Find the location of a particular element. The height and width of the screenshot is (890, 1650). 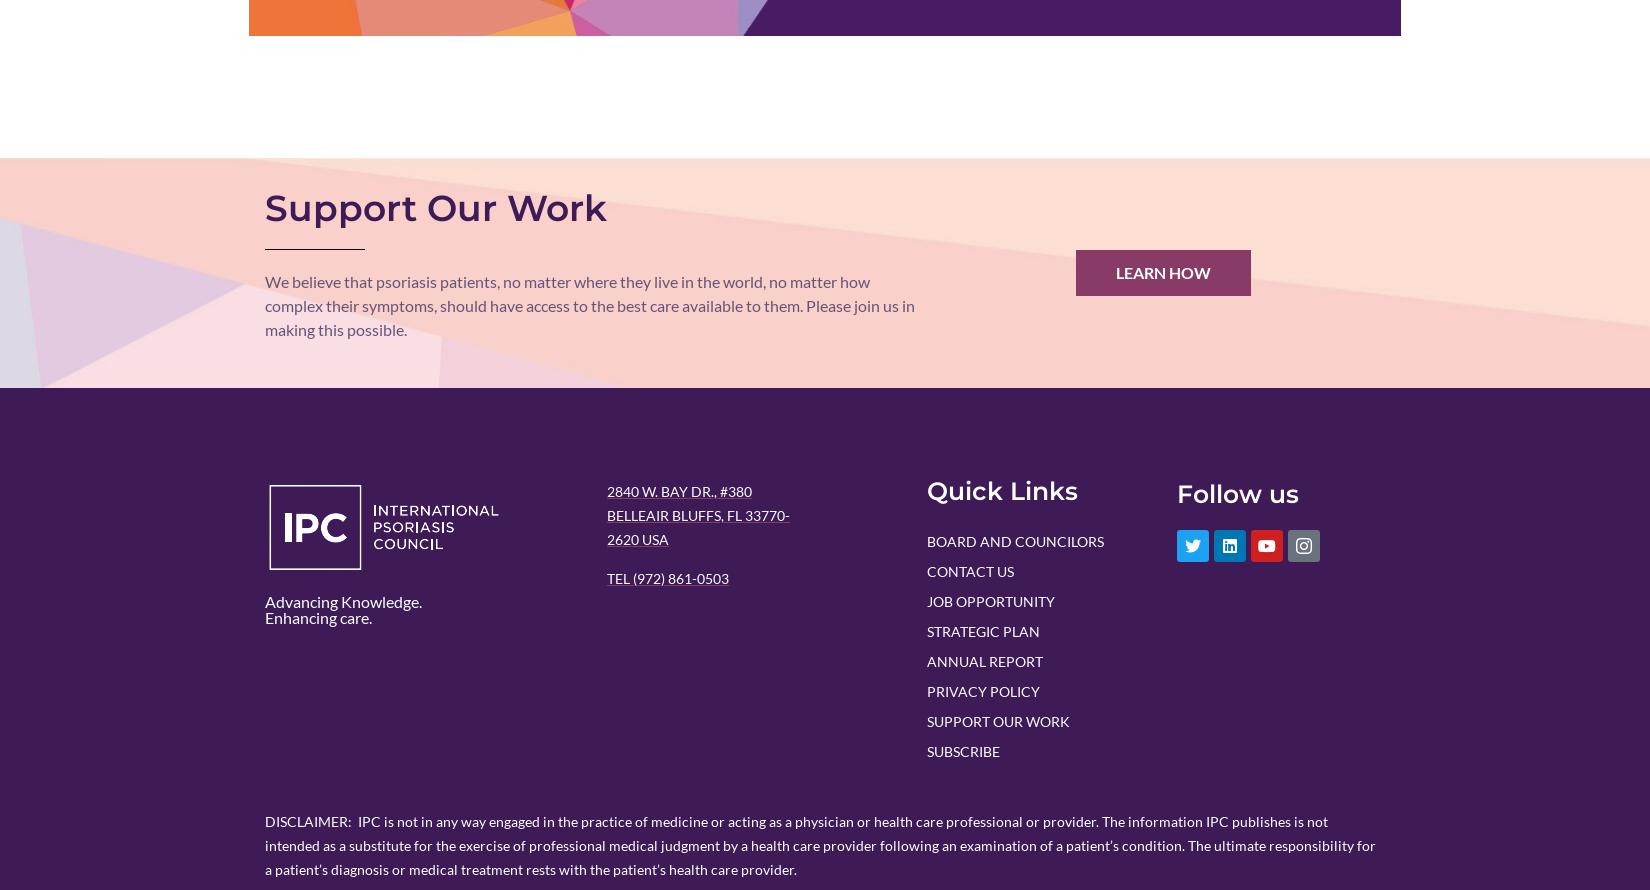

'We believe that psoriasis patients, no matter where they live in the world, no matter how complex their symptoms, should have access to the best care available to them. Please join us in making this possible.' is located at coordinates (264, 304).